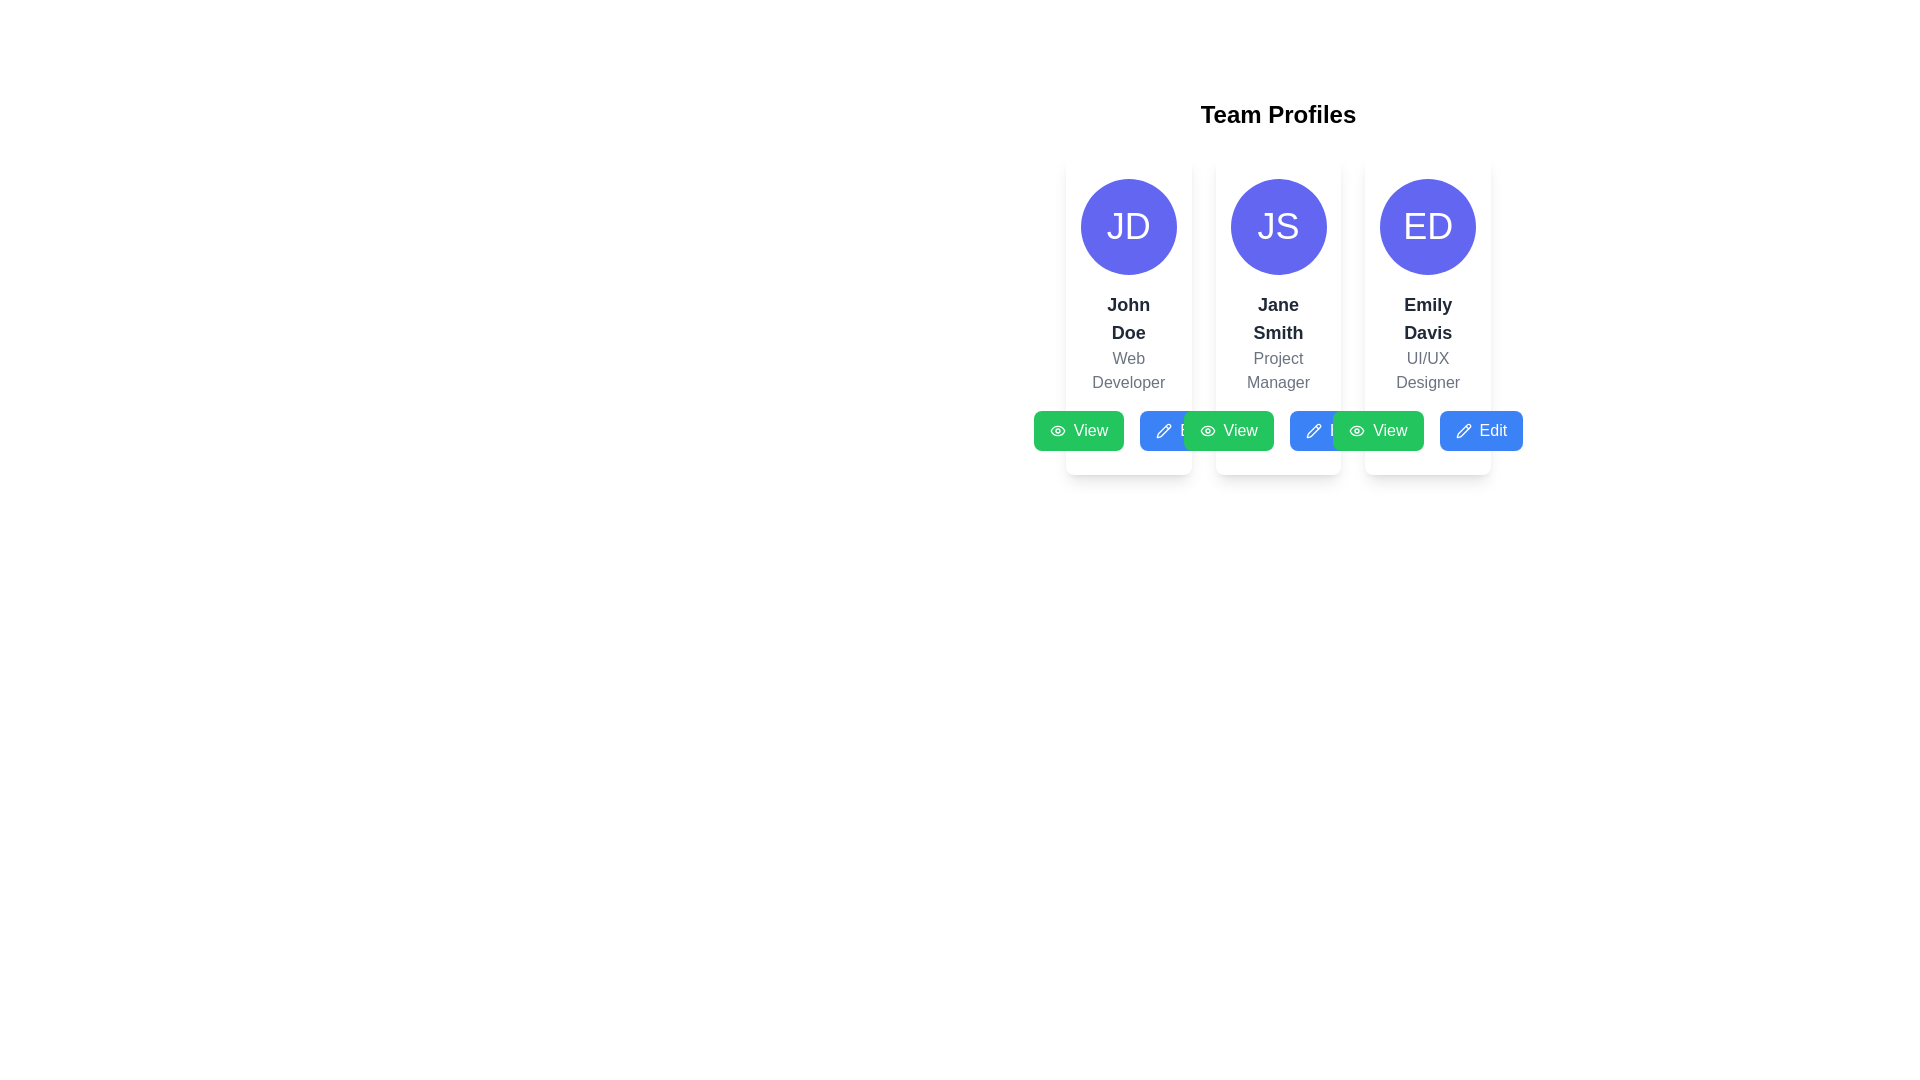 The height and width of the screenshot is (1080, 1920). Describe the element at coordinates (1427, 430) in the screenshot. I see `the green 'View' button in the button group located in the lower section of the card for Emily Davis, a UI/UX Designer` at that location.